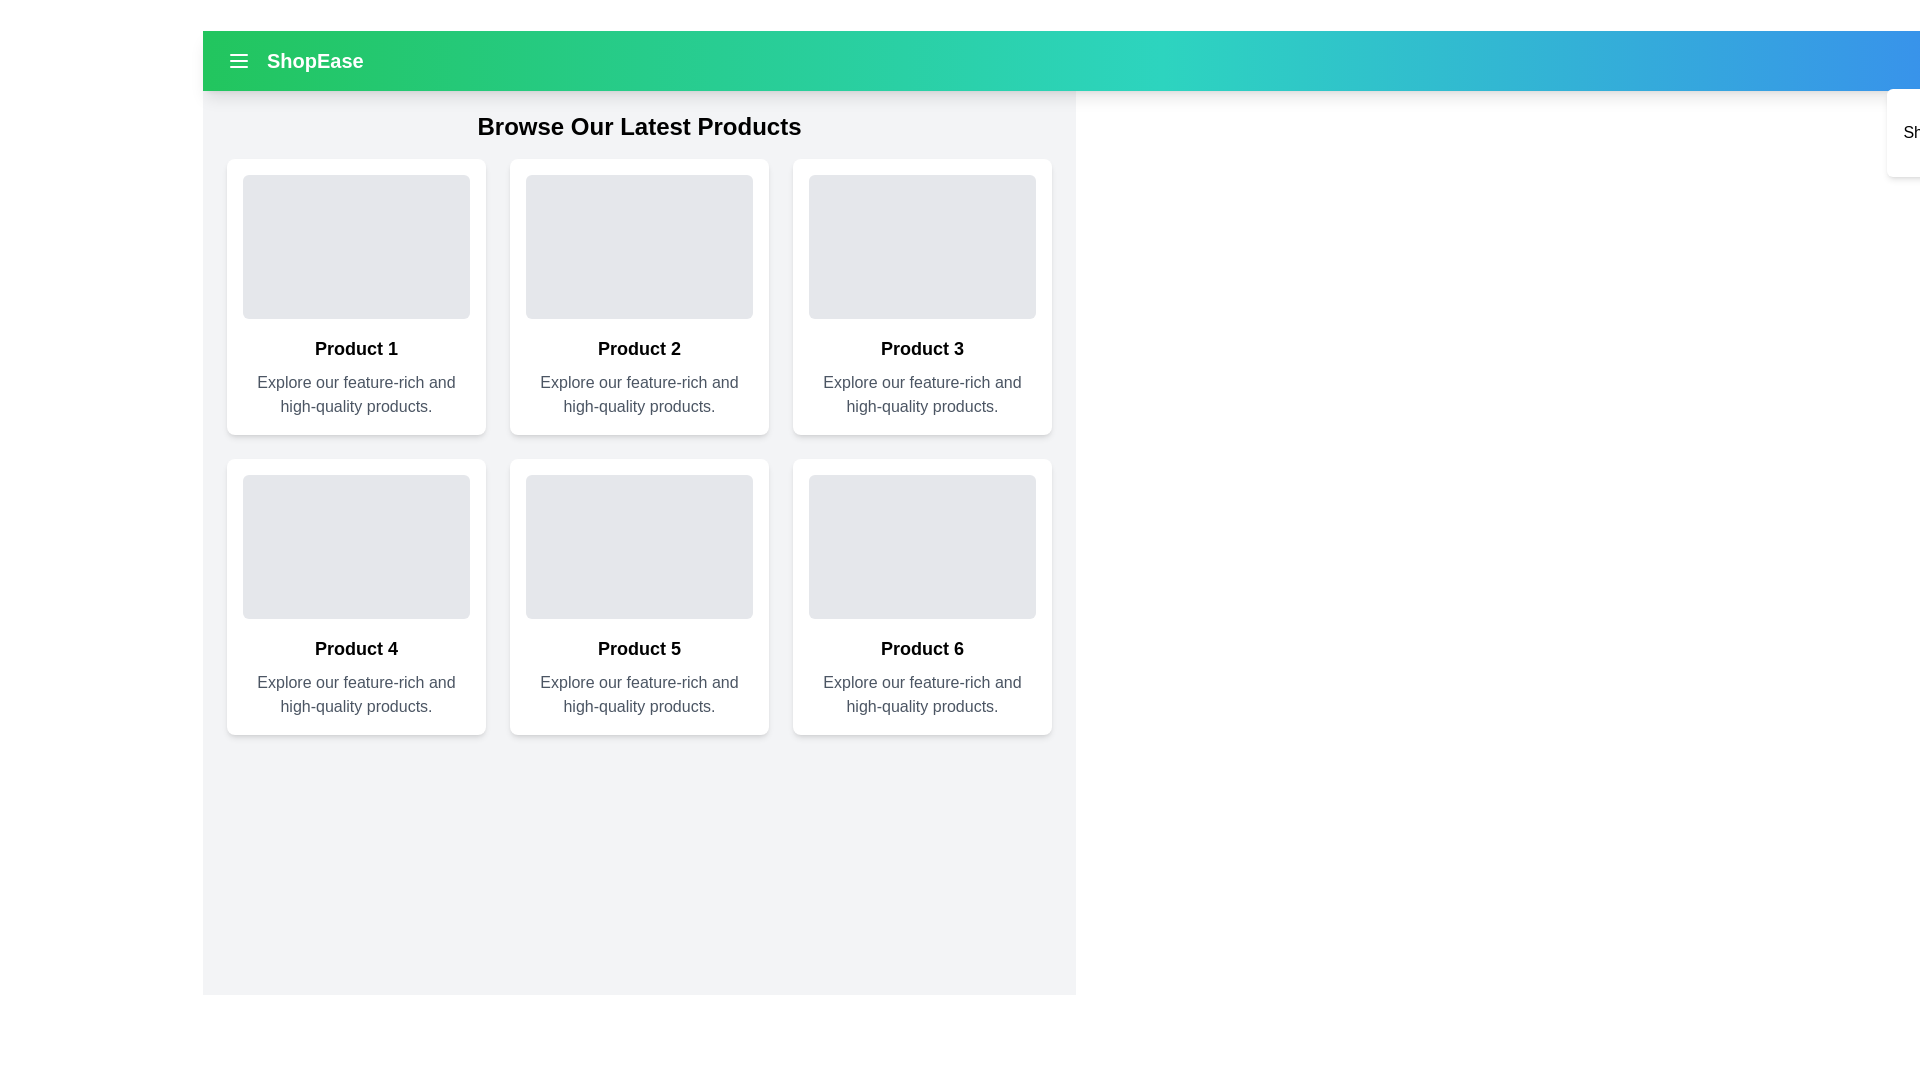  What do you see at coordinates (921, 648) in the screenshot?
I see `text content of the label identifying 'Product 6', which is located in the bottom right card of a grid layout` at bounding box center [921, 648].